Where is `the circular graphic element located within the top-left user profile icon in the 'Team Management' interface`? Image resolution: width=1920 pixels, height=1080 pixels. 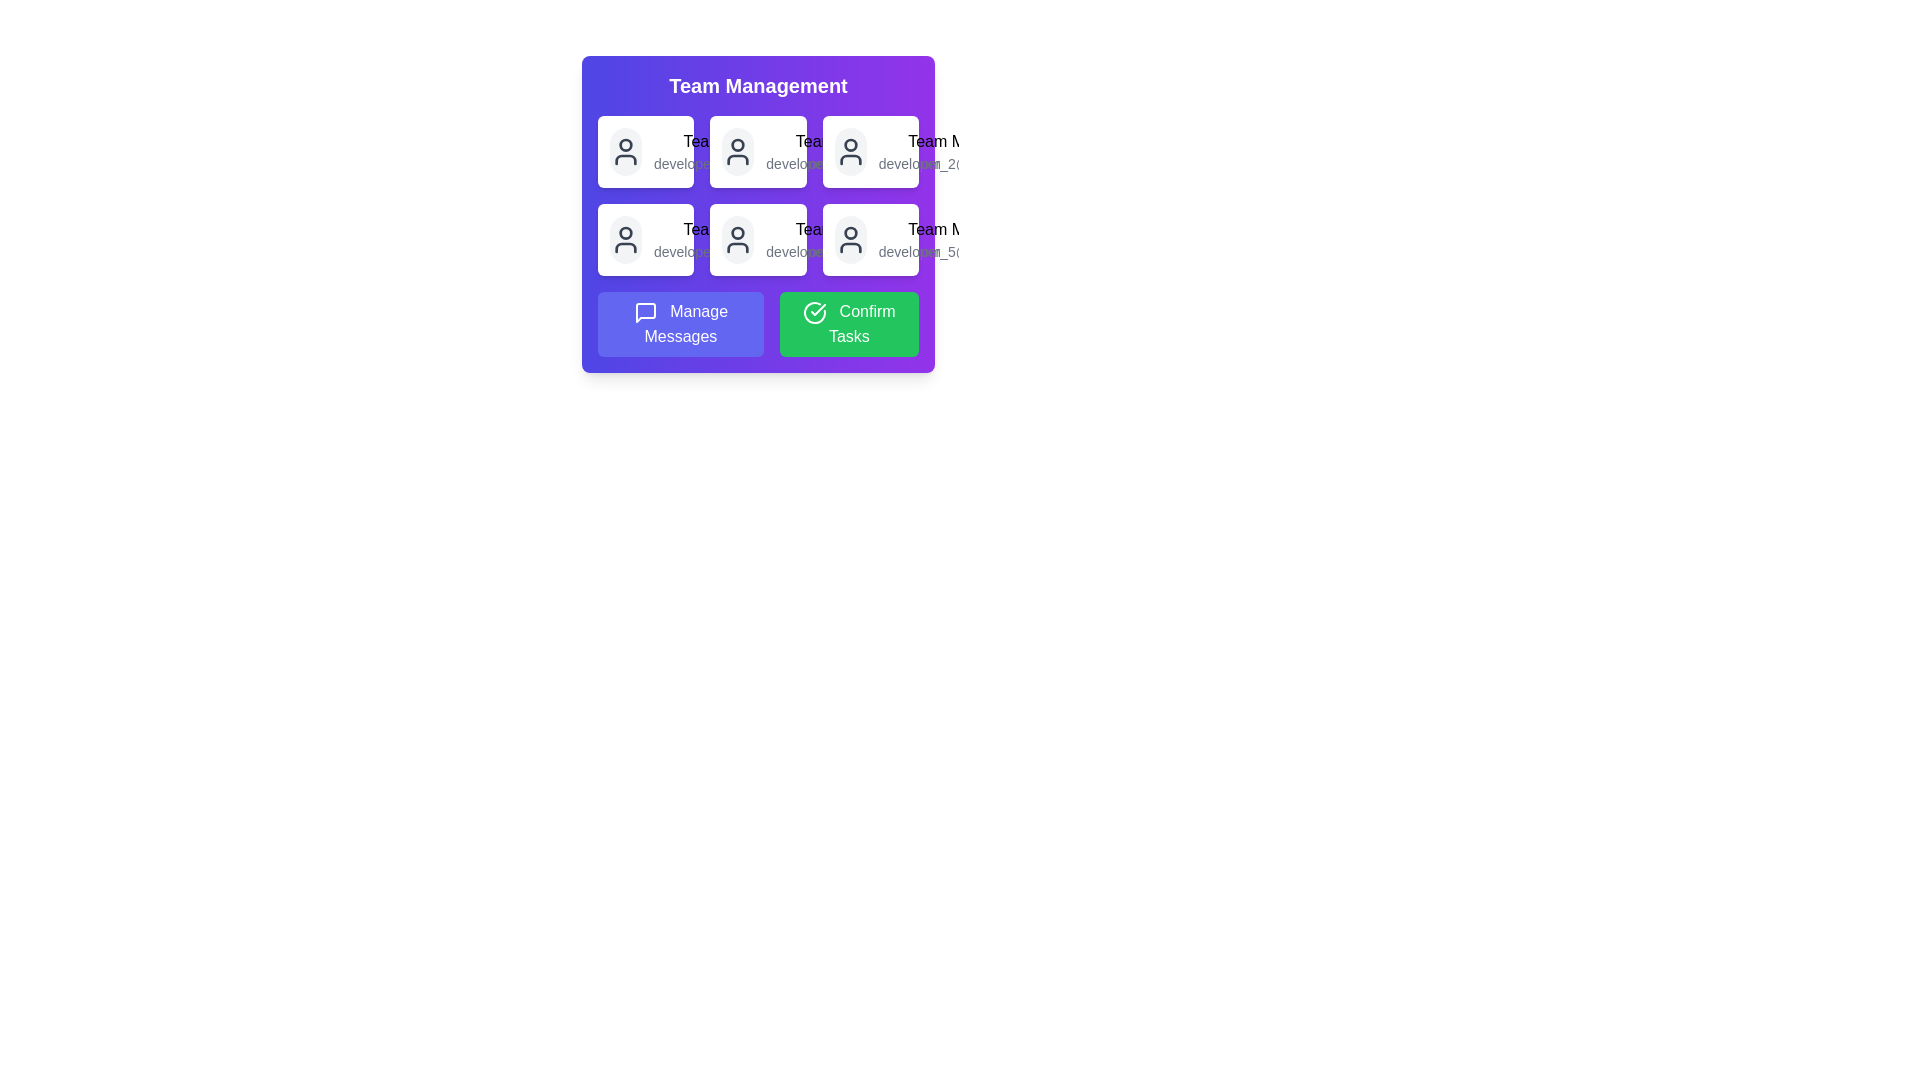
the circular graphic element located within the top-left user profile icon in the 'Team Management' interface is located at coordinates (624, 144).